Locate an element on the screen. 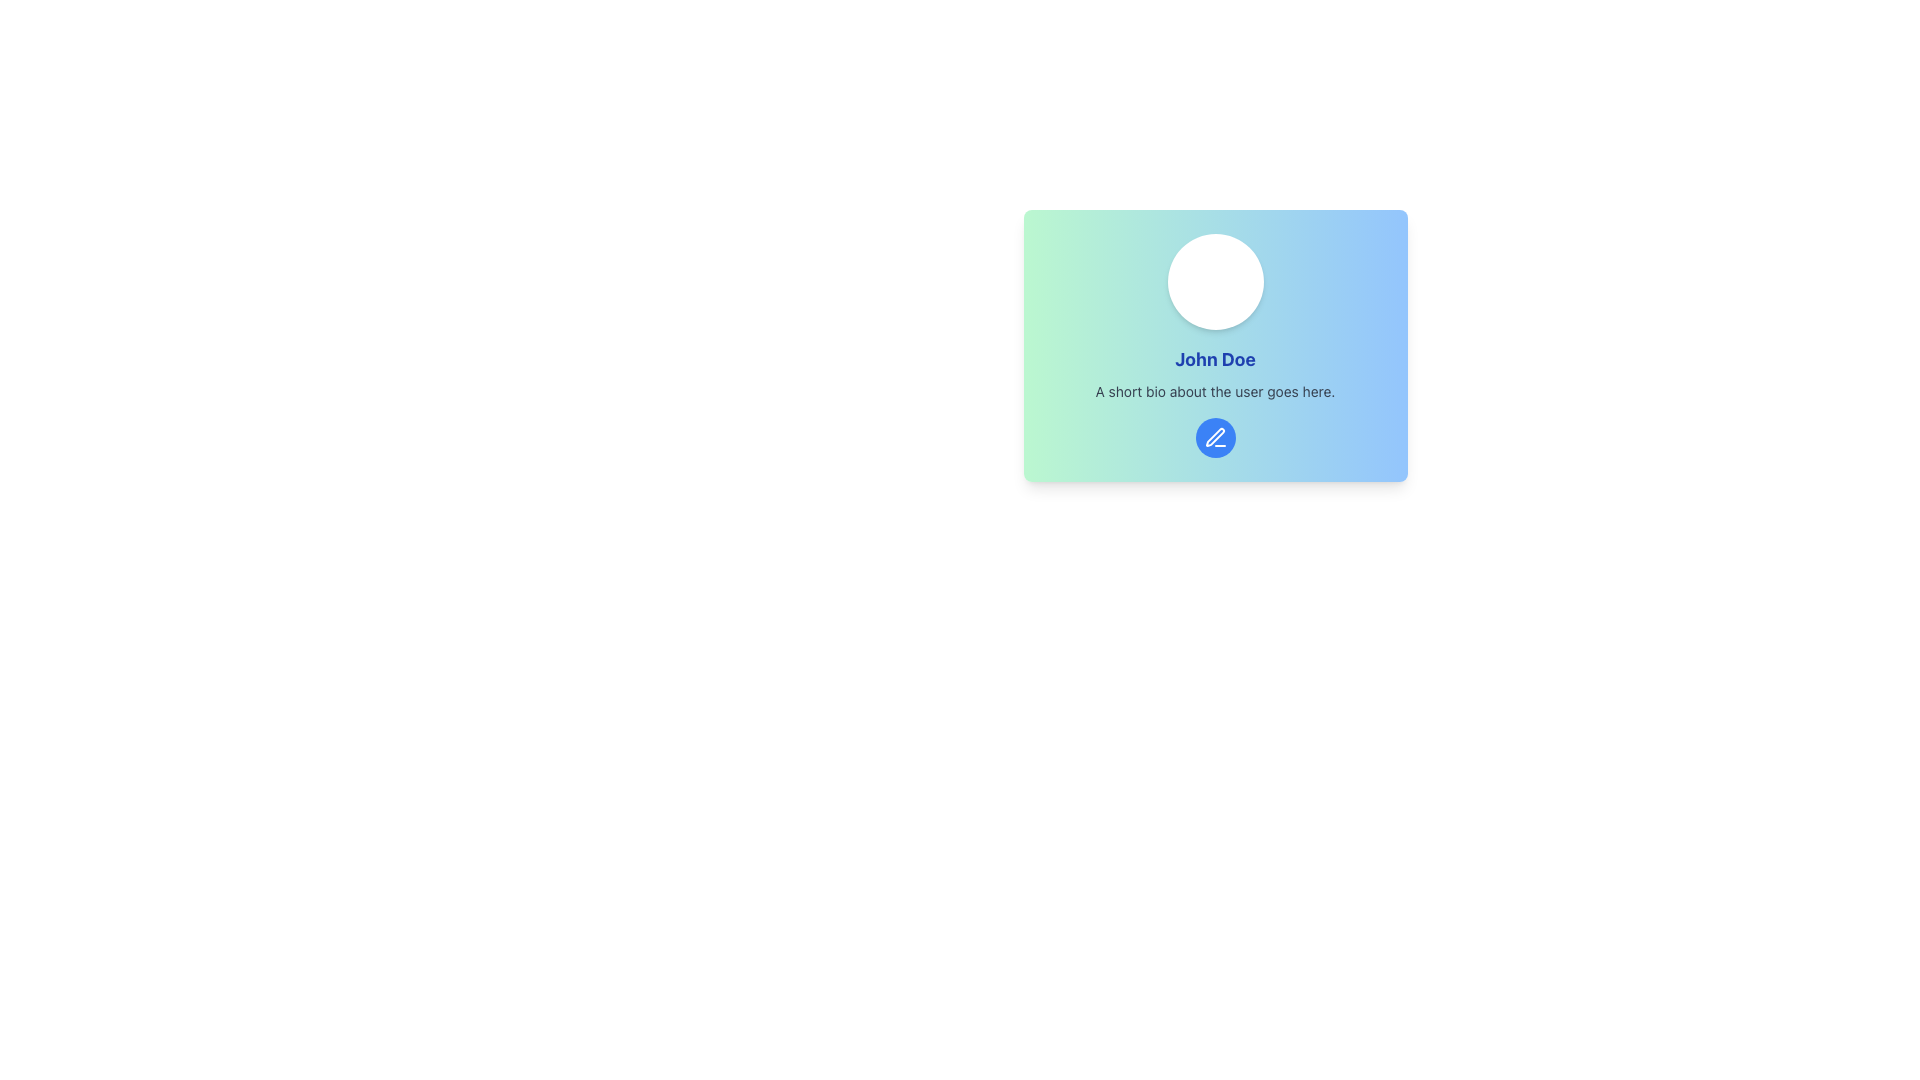 This screenshot has width=1920, height=1080. the edit icon within the circular button located at the bottom edge of the user card is located at coordinates (1214, 437).